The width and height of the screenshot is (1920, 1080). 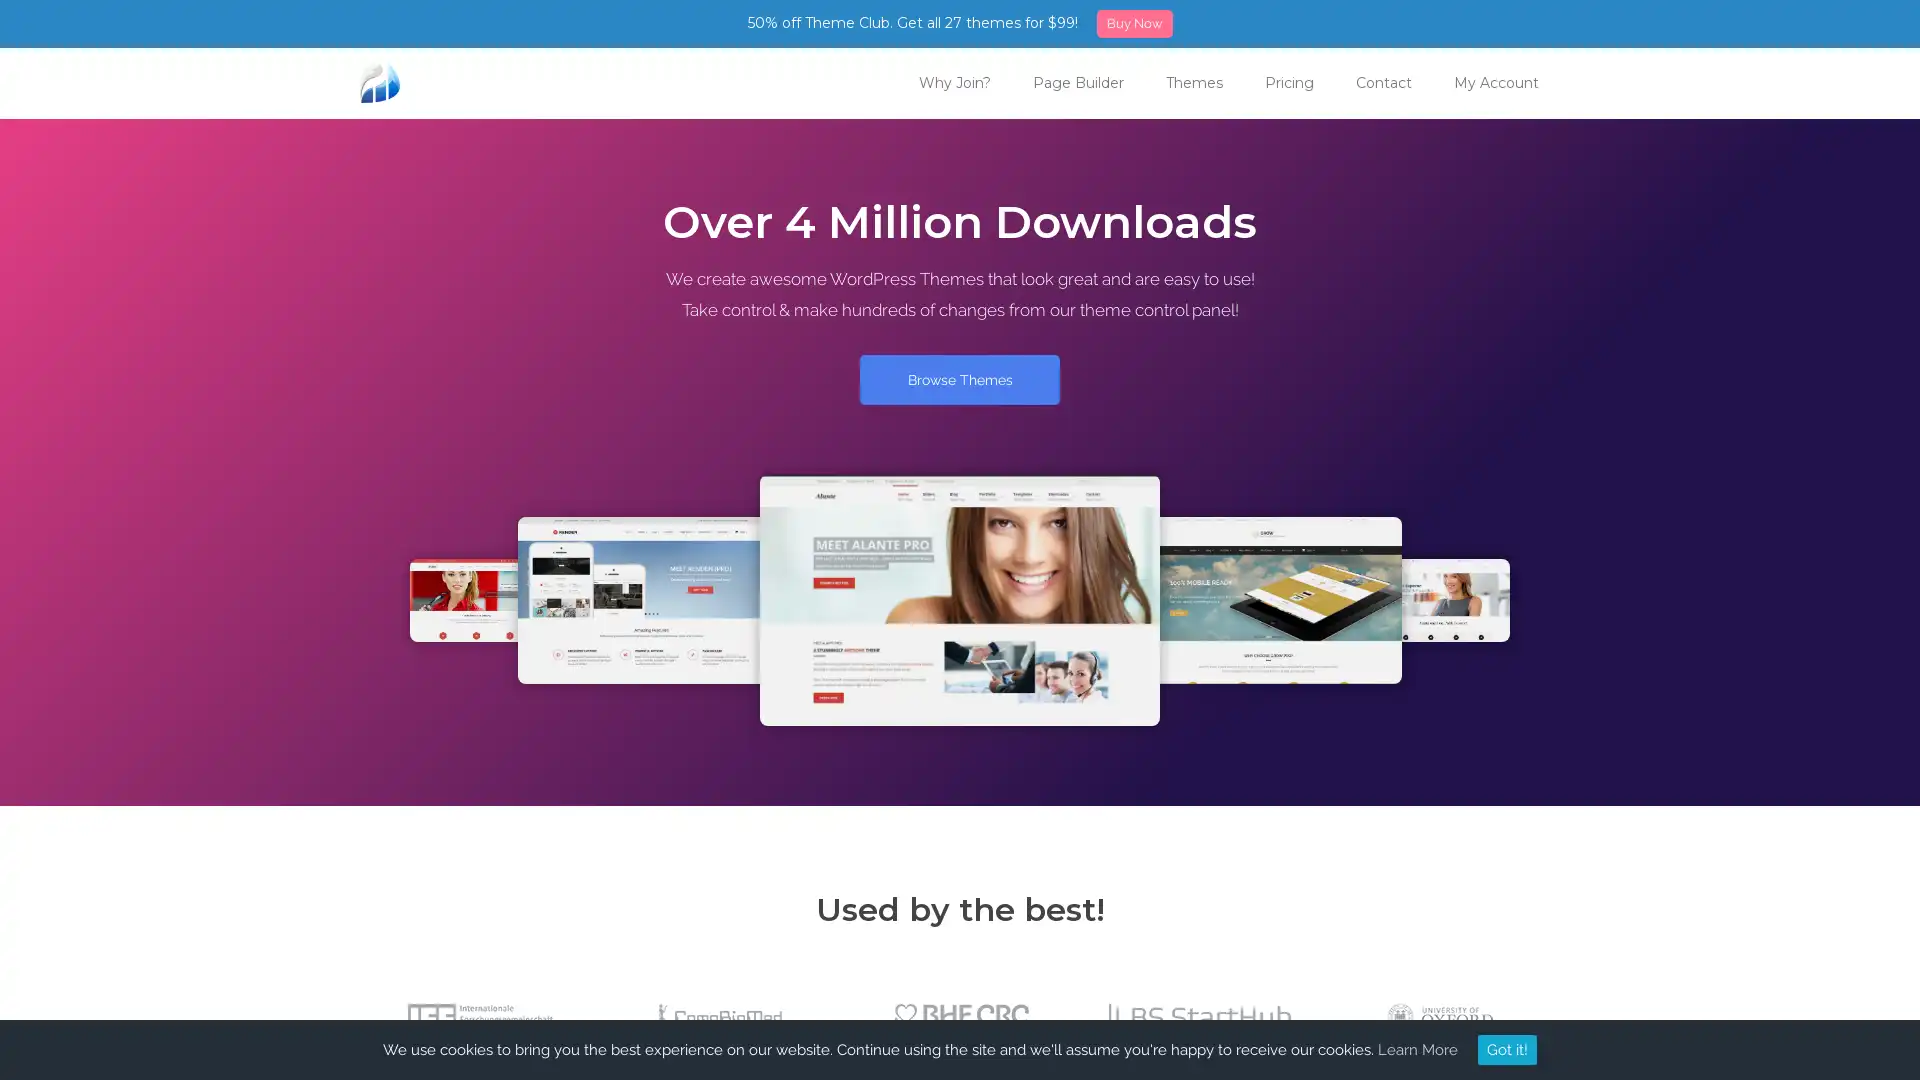 I want to click on Browse Themes, so click(x=960, y=380).